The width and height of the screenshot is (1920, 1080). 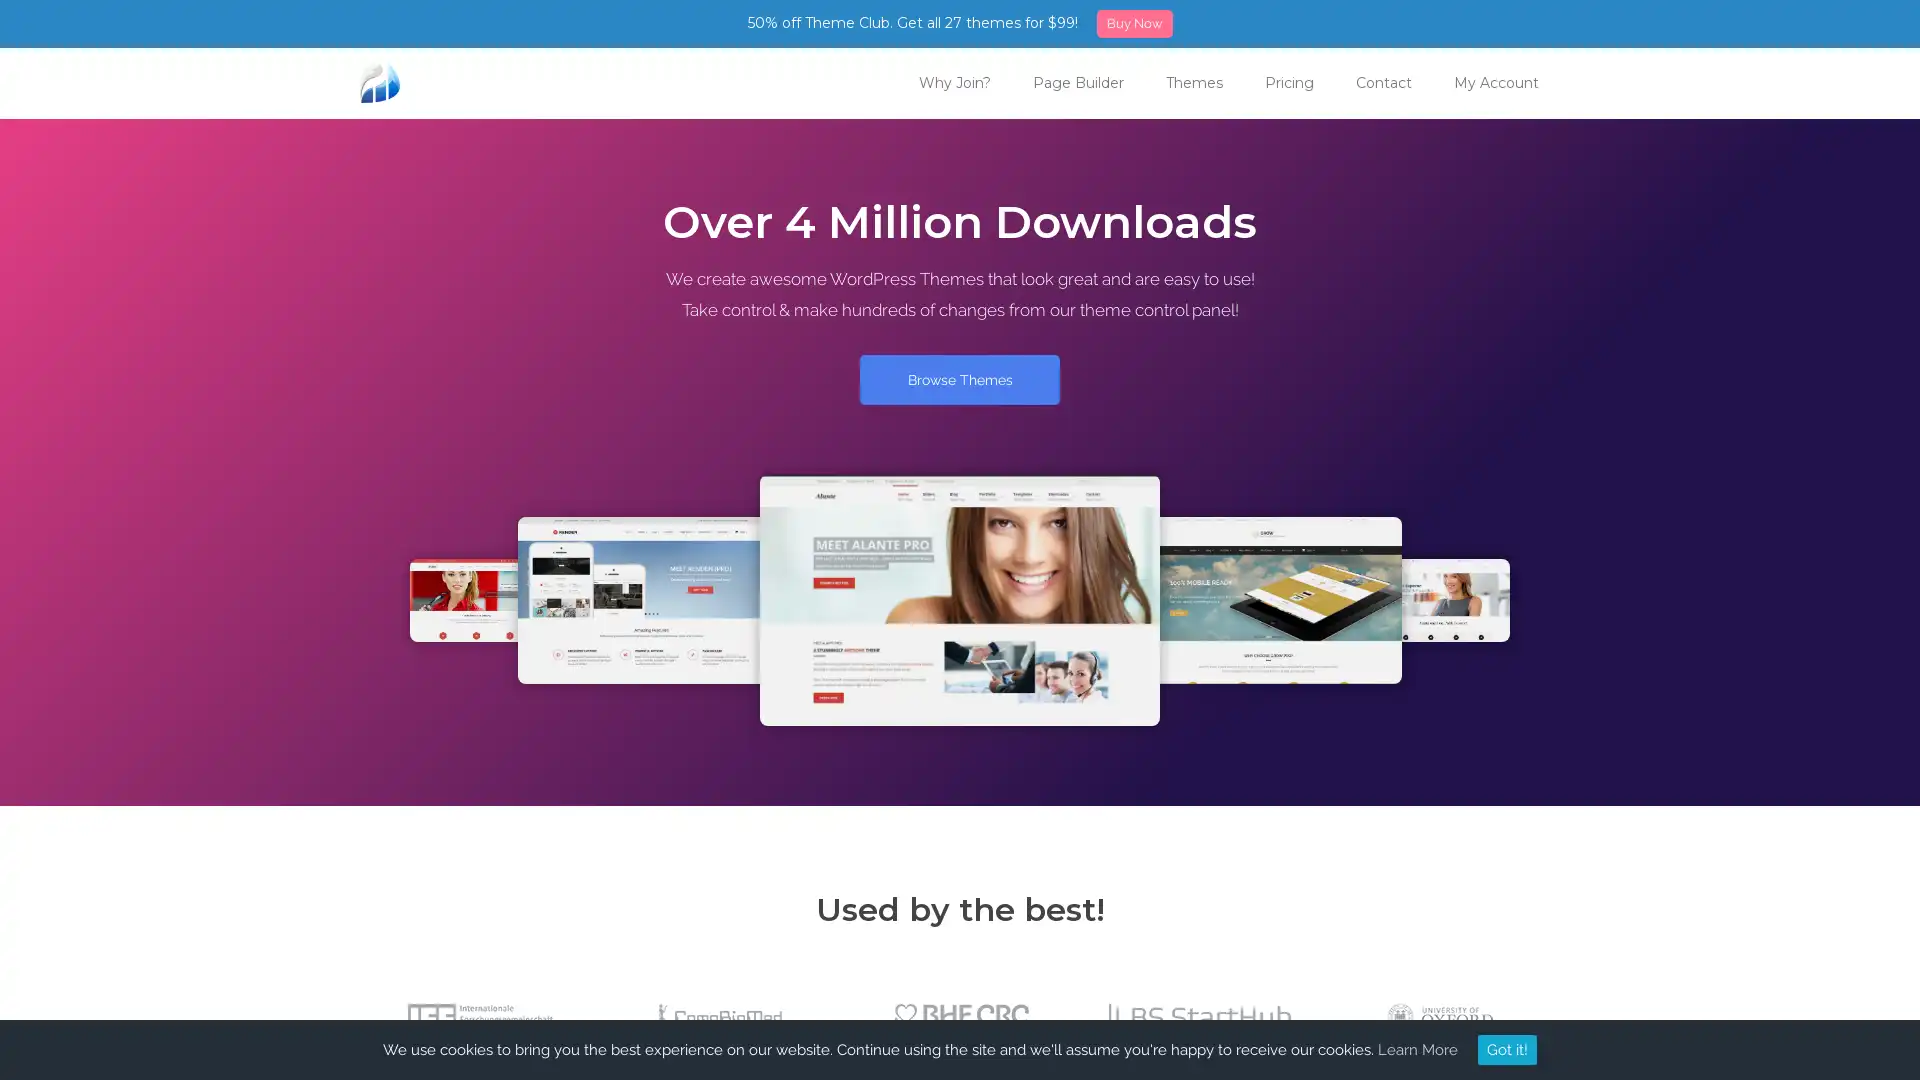 I want to click on Browse Themes, so click(x=960, y=380).